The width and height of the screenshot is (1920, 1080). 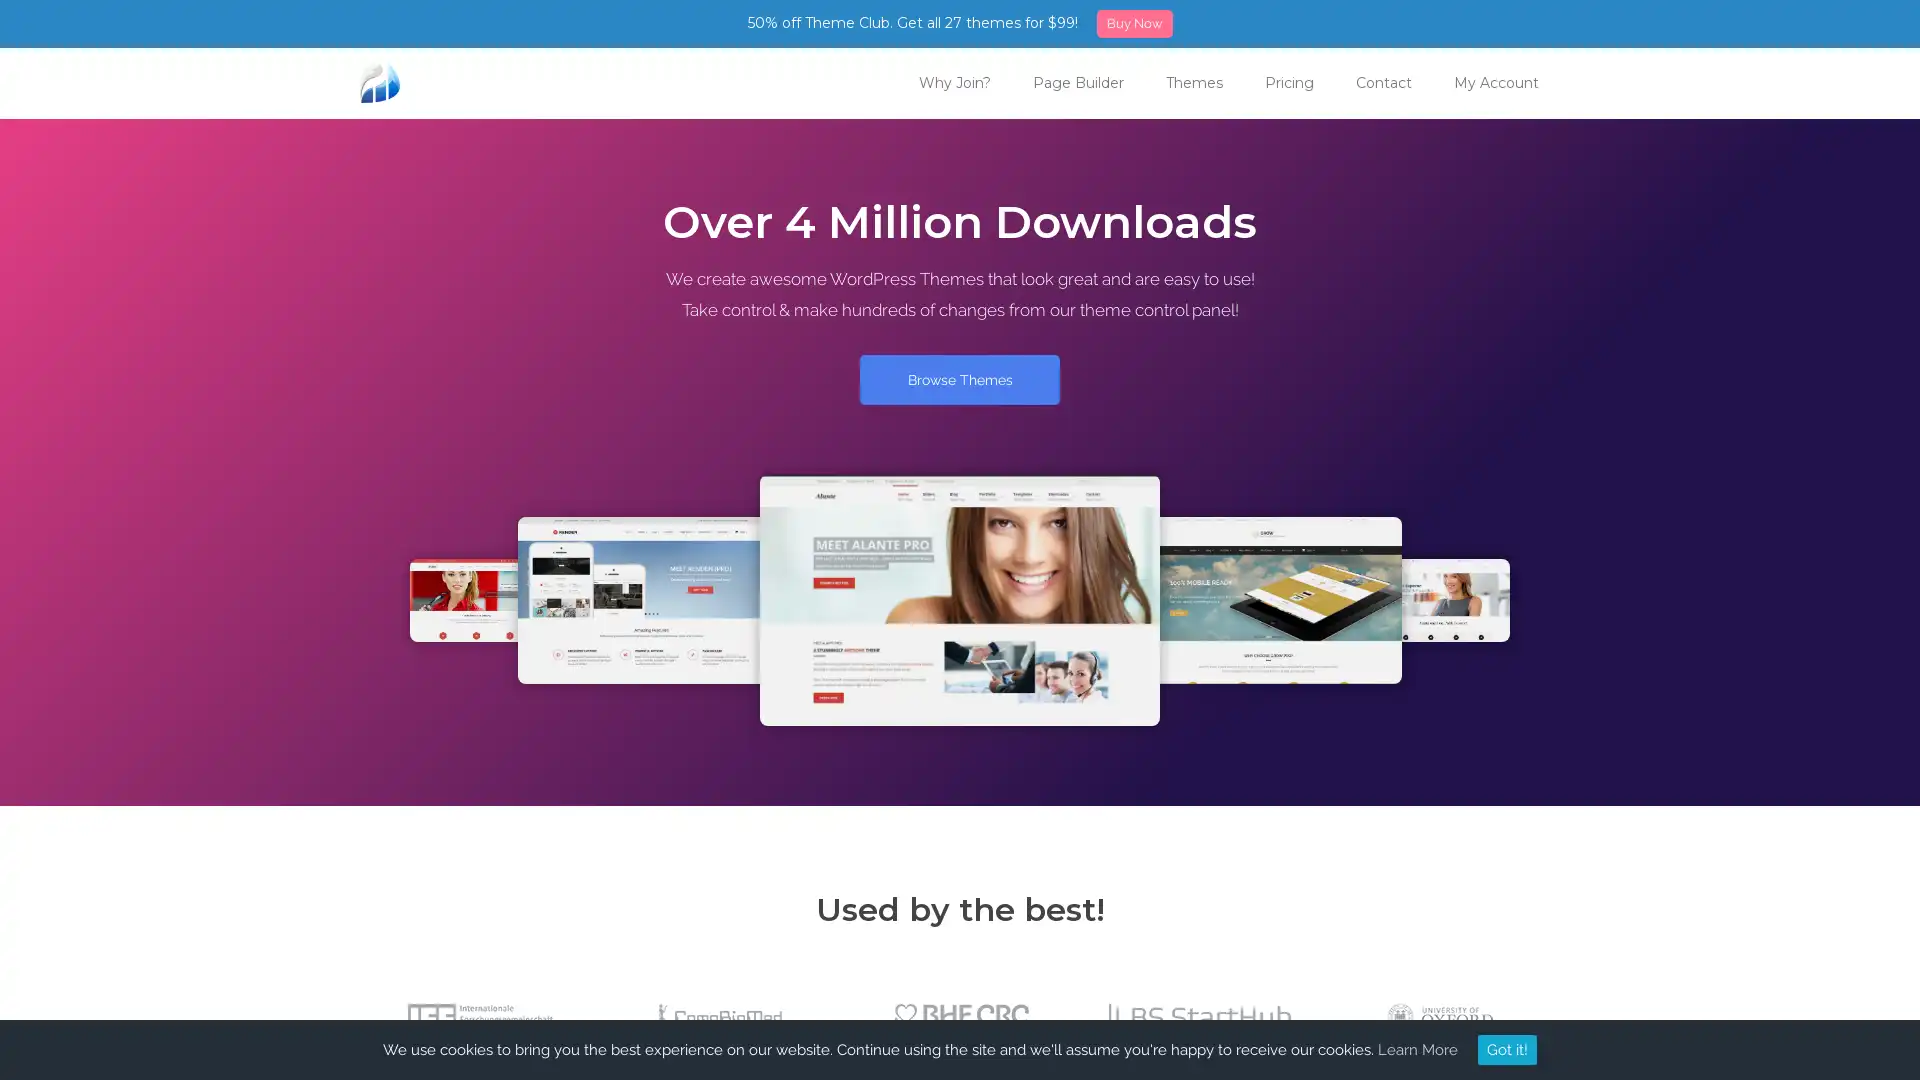 I want to click on Browse Themes, so click(x=960, y=380).